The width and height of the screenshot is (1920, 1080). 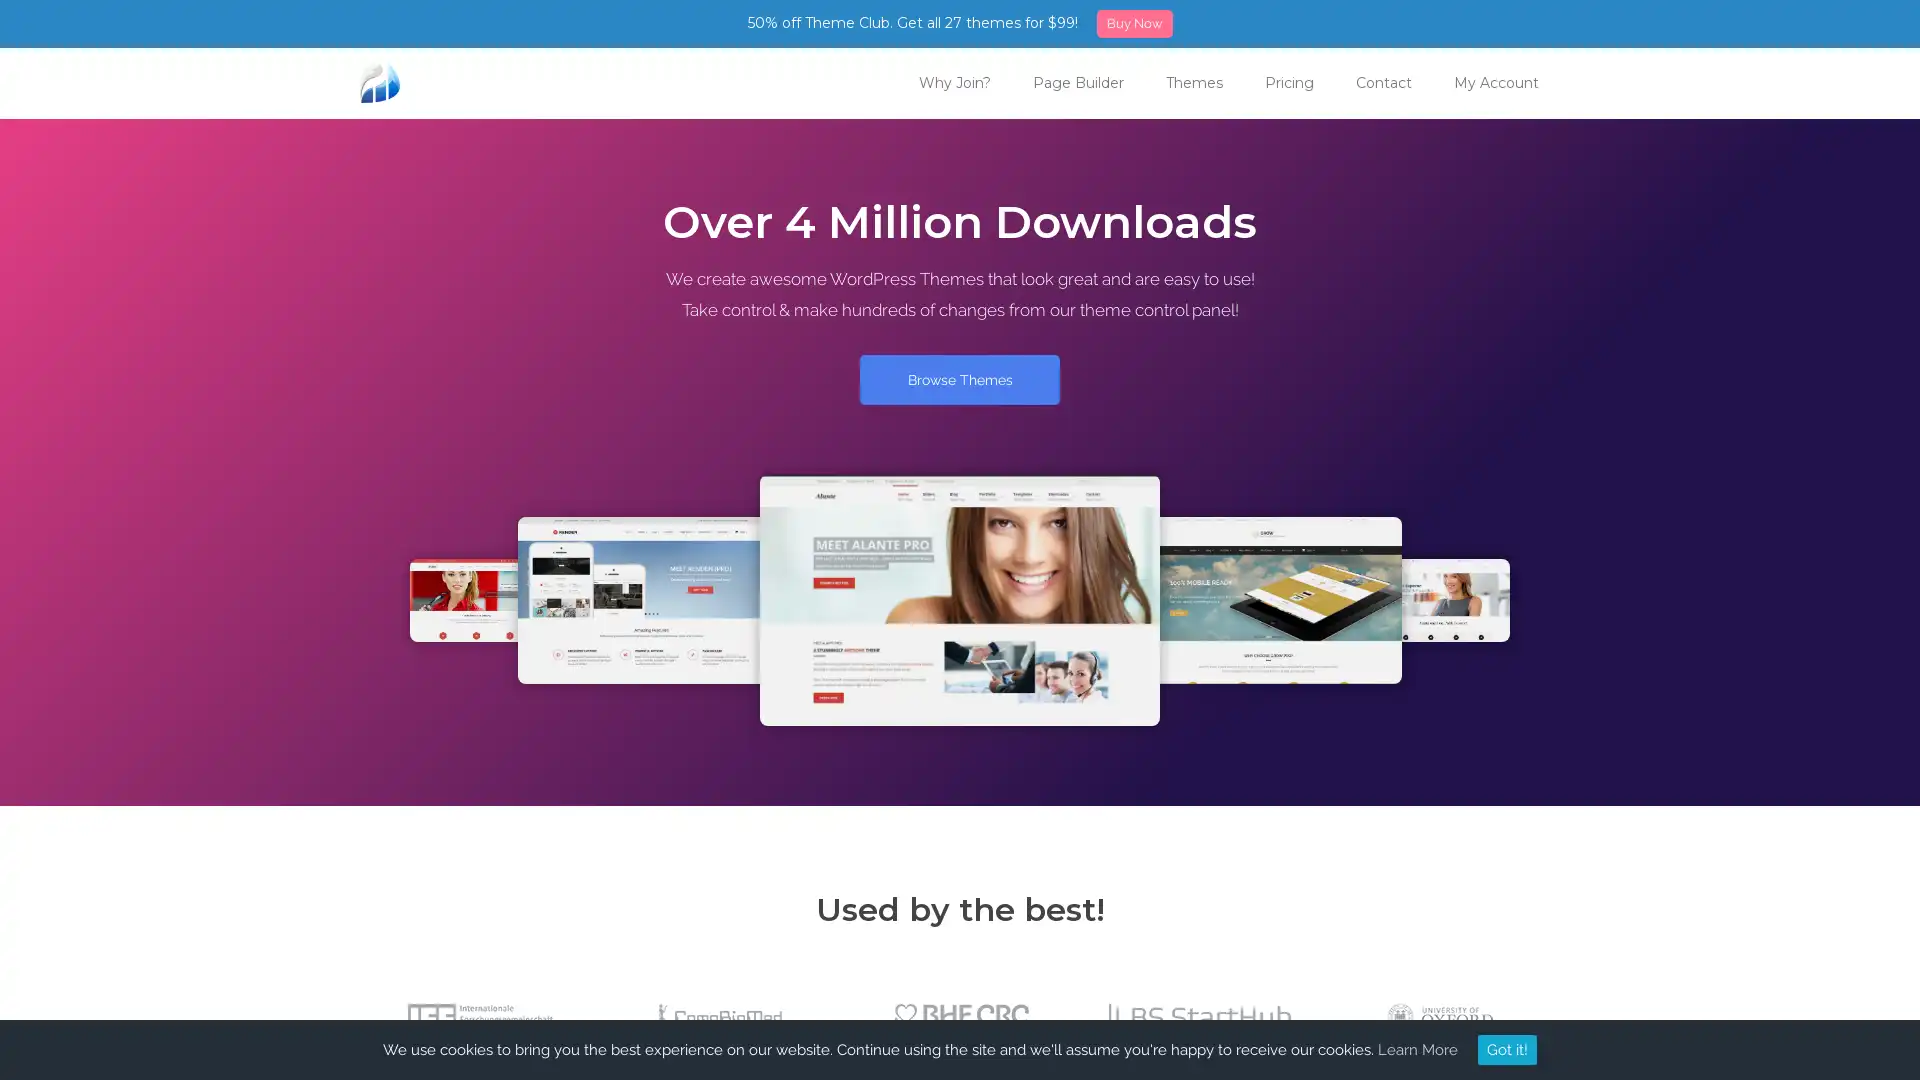 I want to click on Browse Themes, so click(x=960, y=380).